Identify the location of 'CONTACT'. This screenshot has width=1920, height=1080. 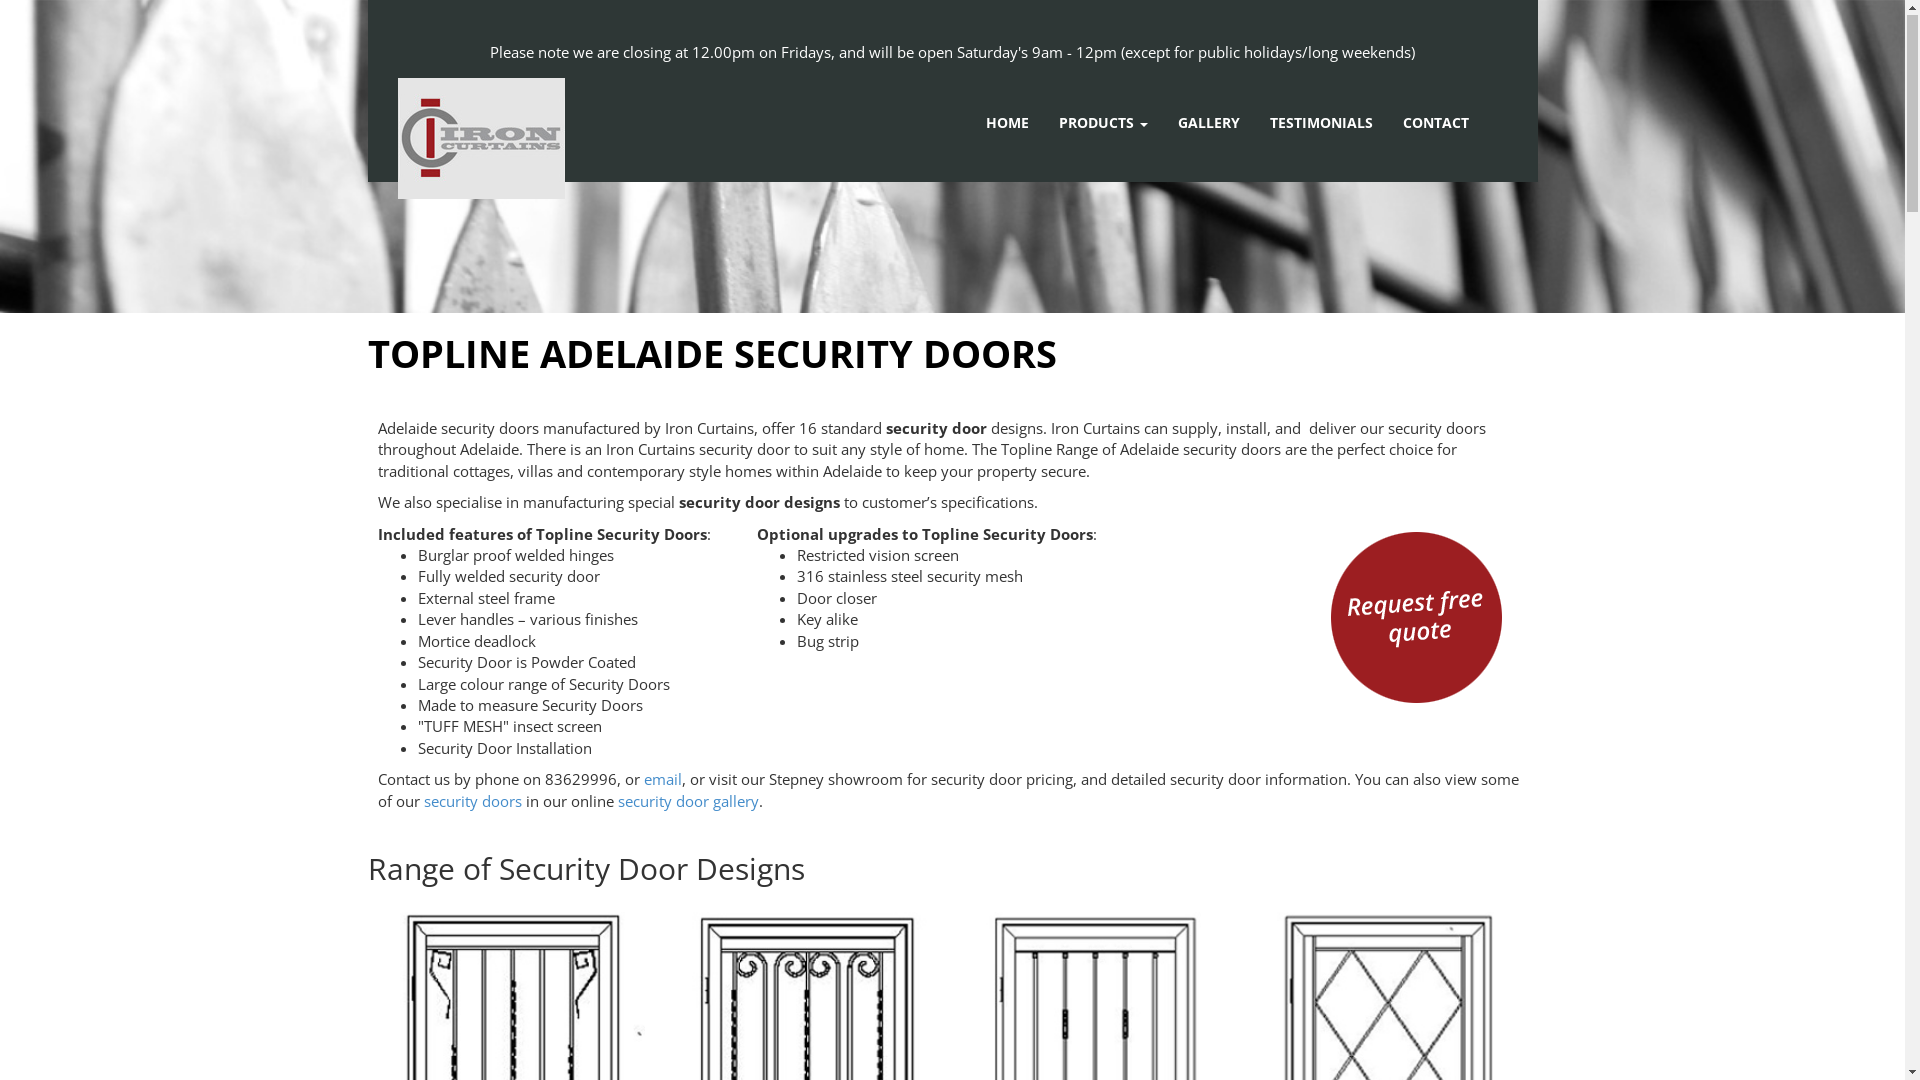
(1434, 123).